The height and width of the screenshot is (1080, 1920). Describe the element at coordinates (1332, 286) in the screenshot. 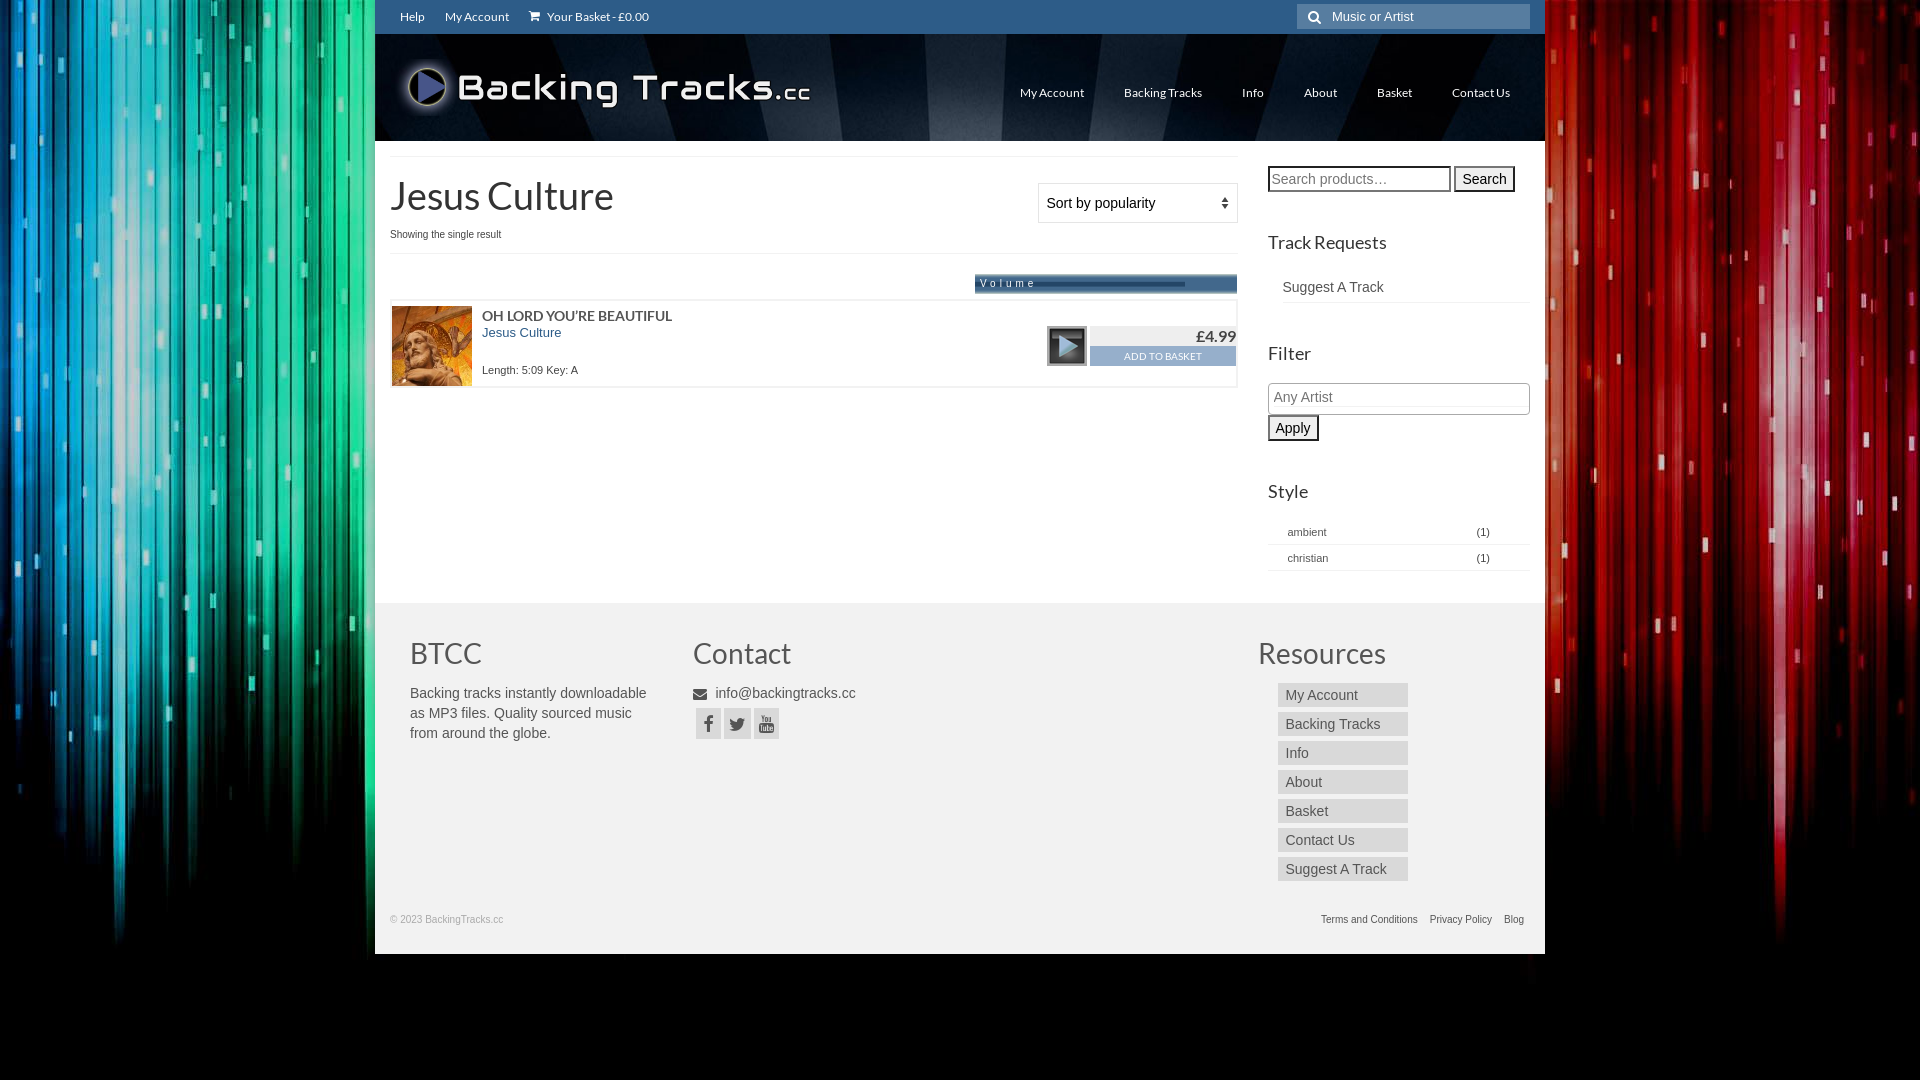

I see `'Suggest A Track'` at that location.